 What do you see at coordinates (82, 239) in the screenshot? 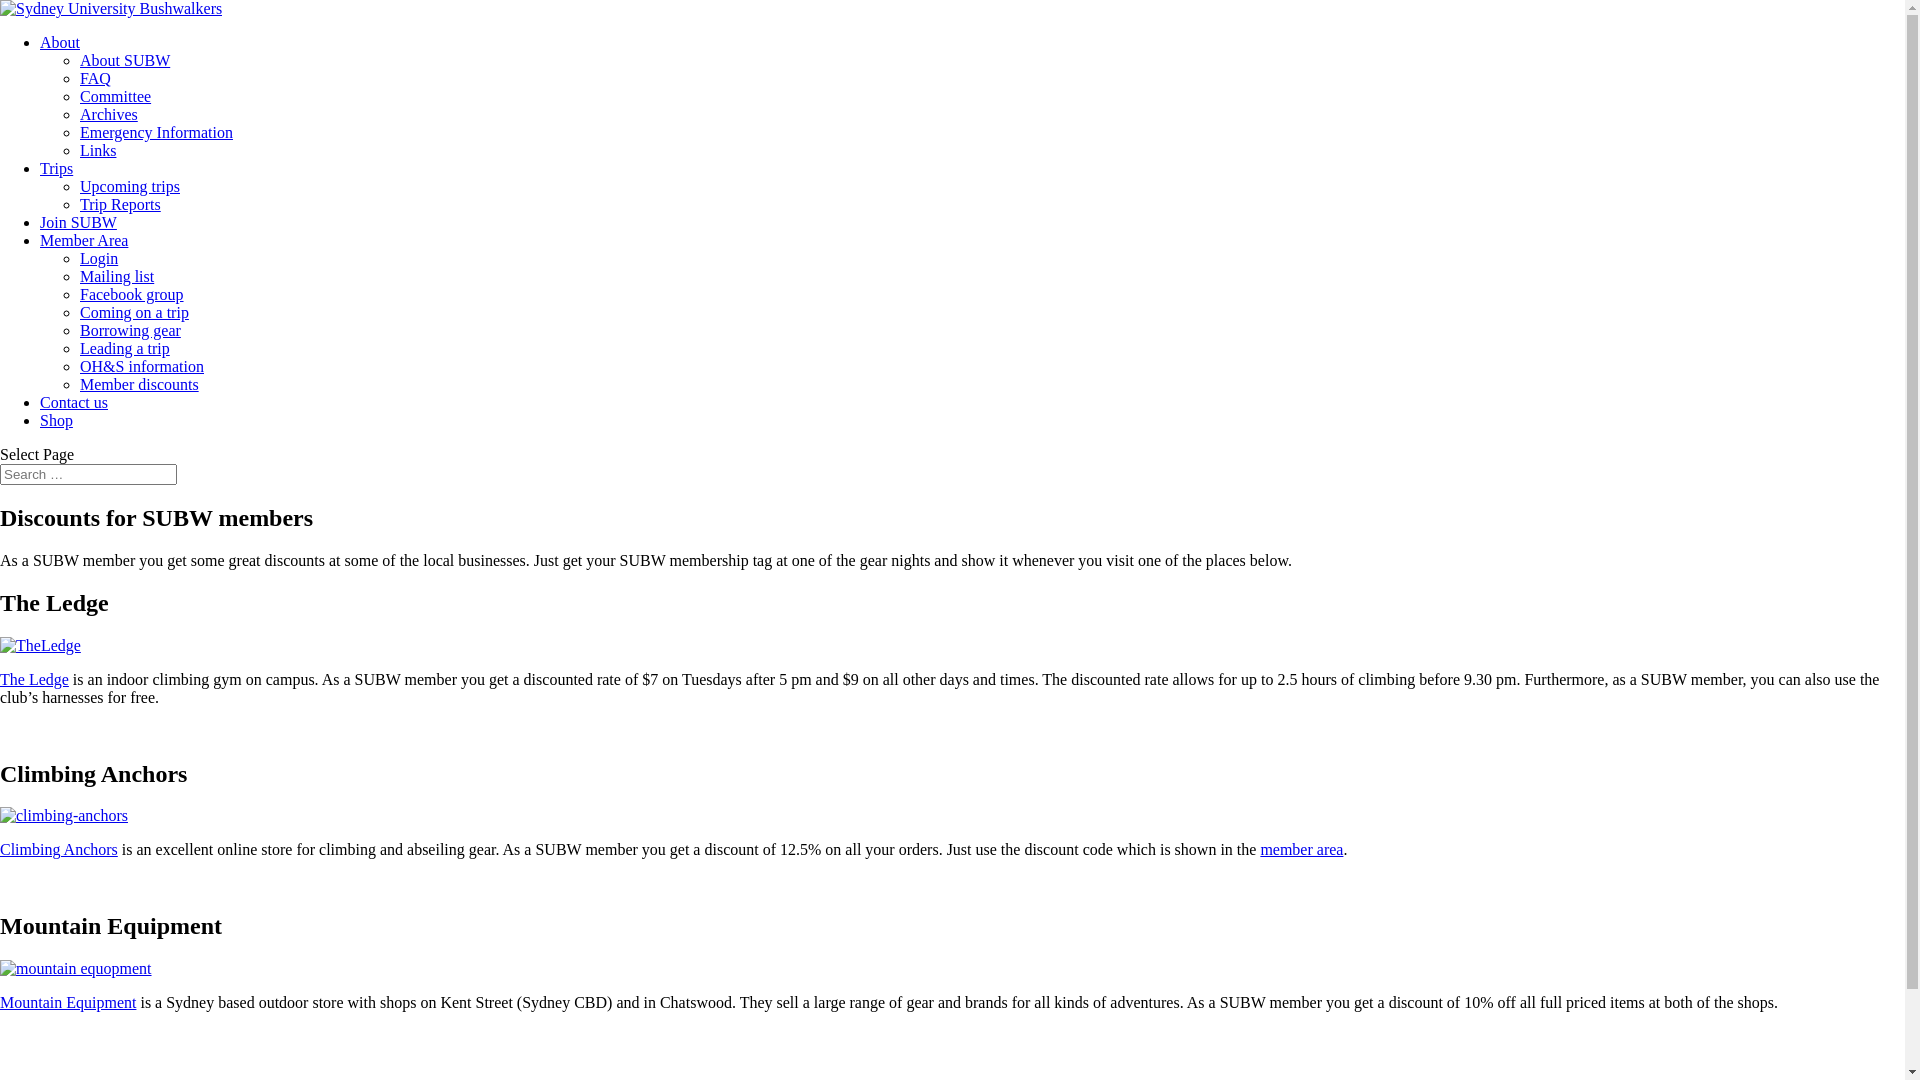
I see `'Member Area'` at bounding box center [82, 239].